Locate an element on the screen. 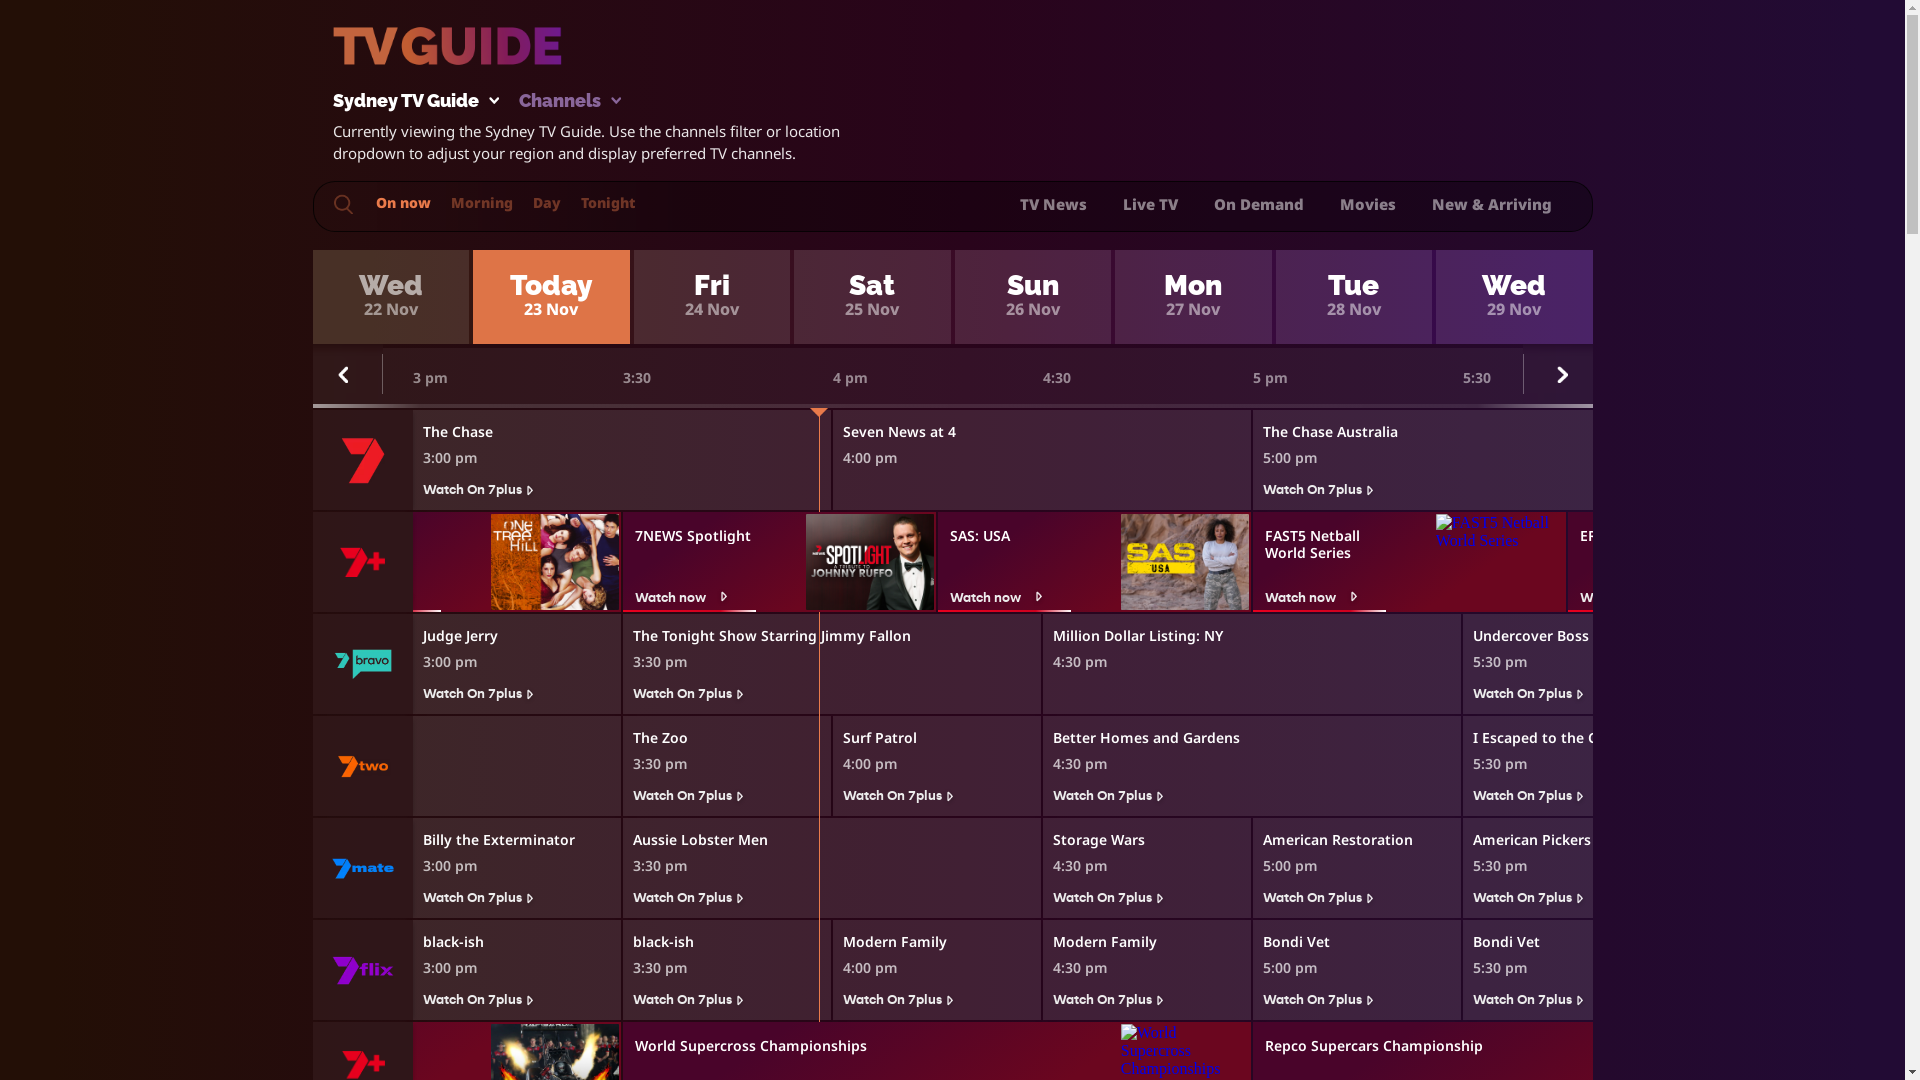 The image size is (1920, 1080). 'Movies' is located at coordinates (1367, 204).